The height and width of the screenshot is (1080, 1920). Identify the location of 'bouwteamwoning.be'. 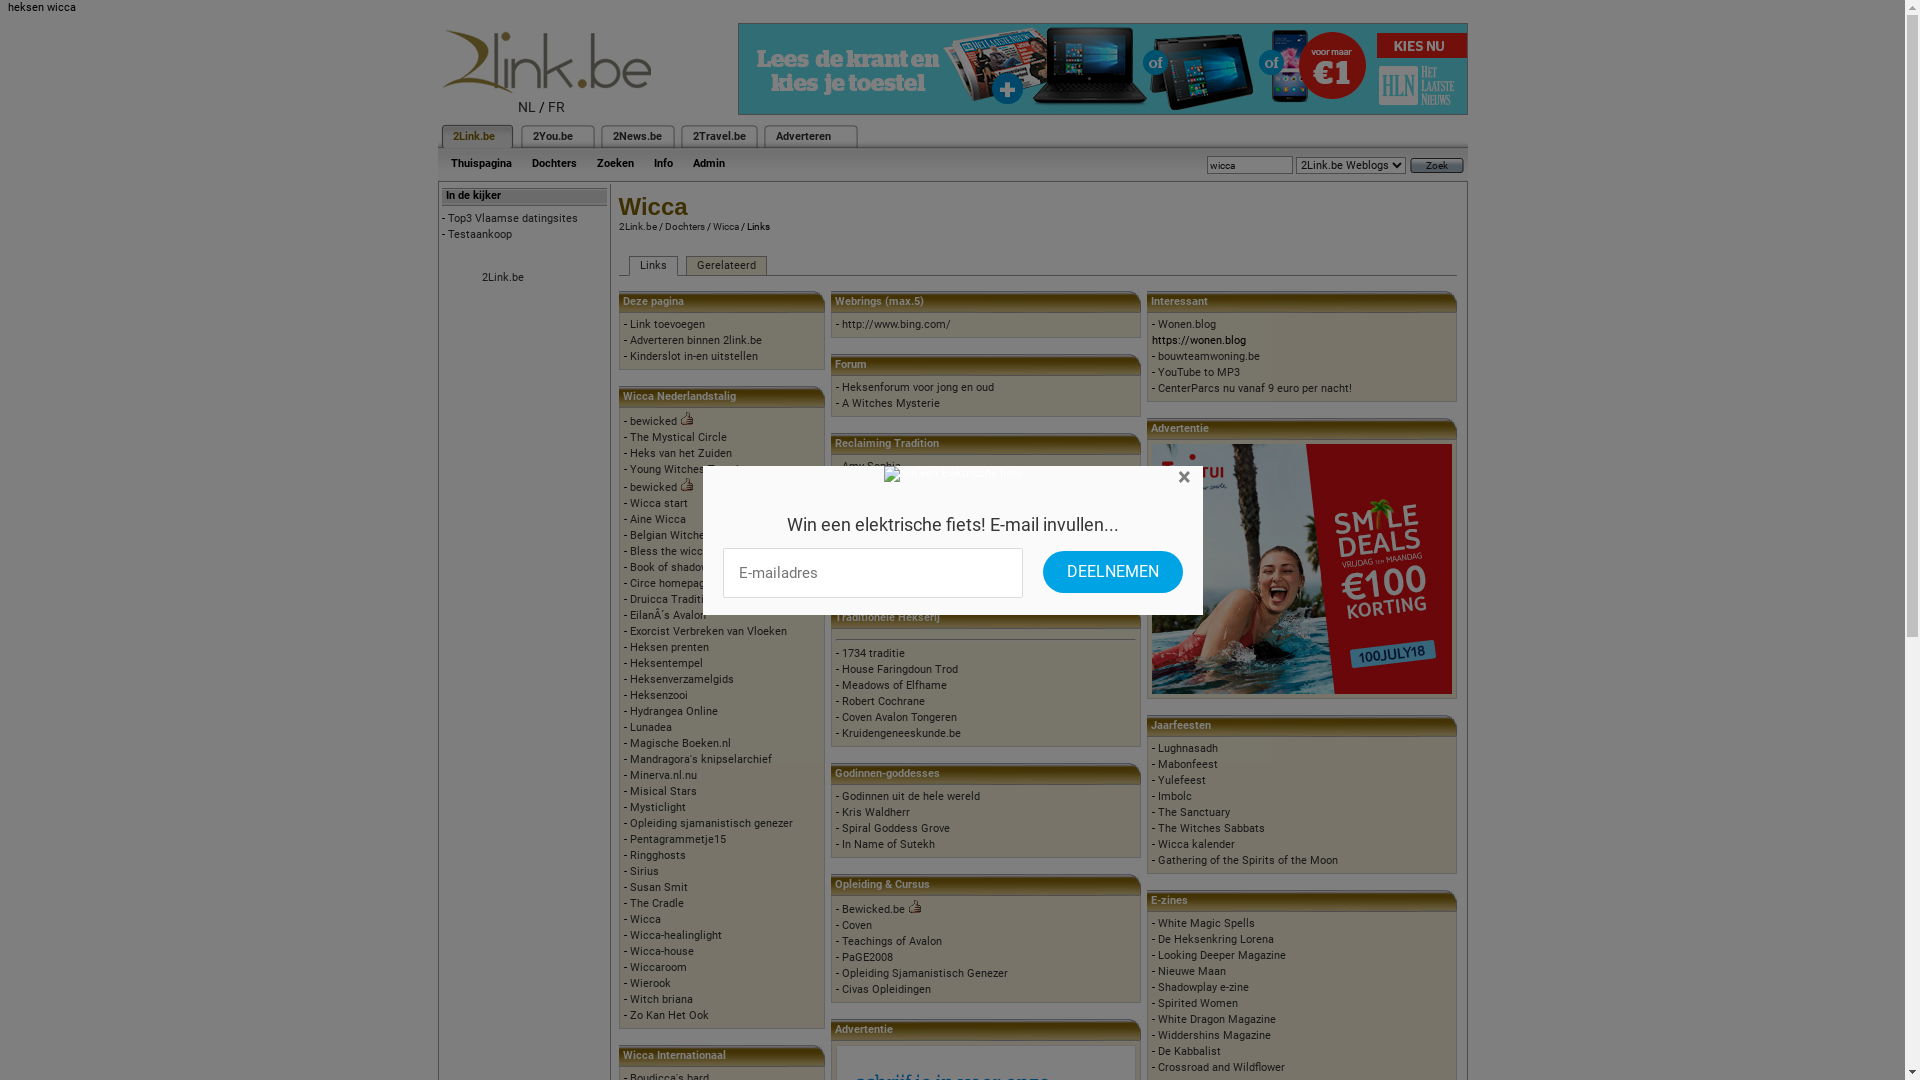
(1208, 355).